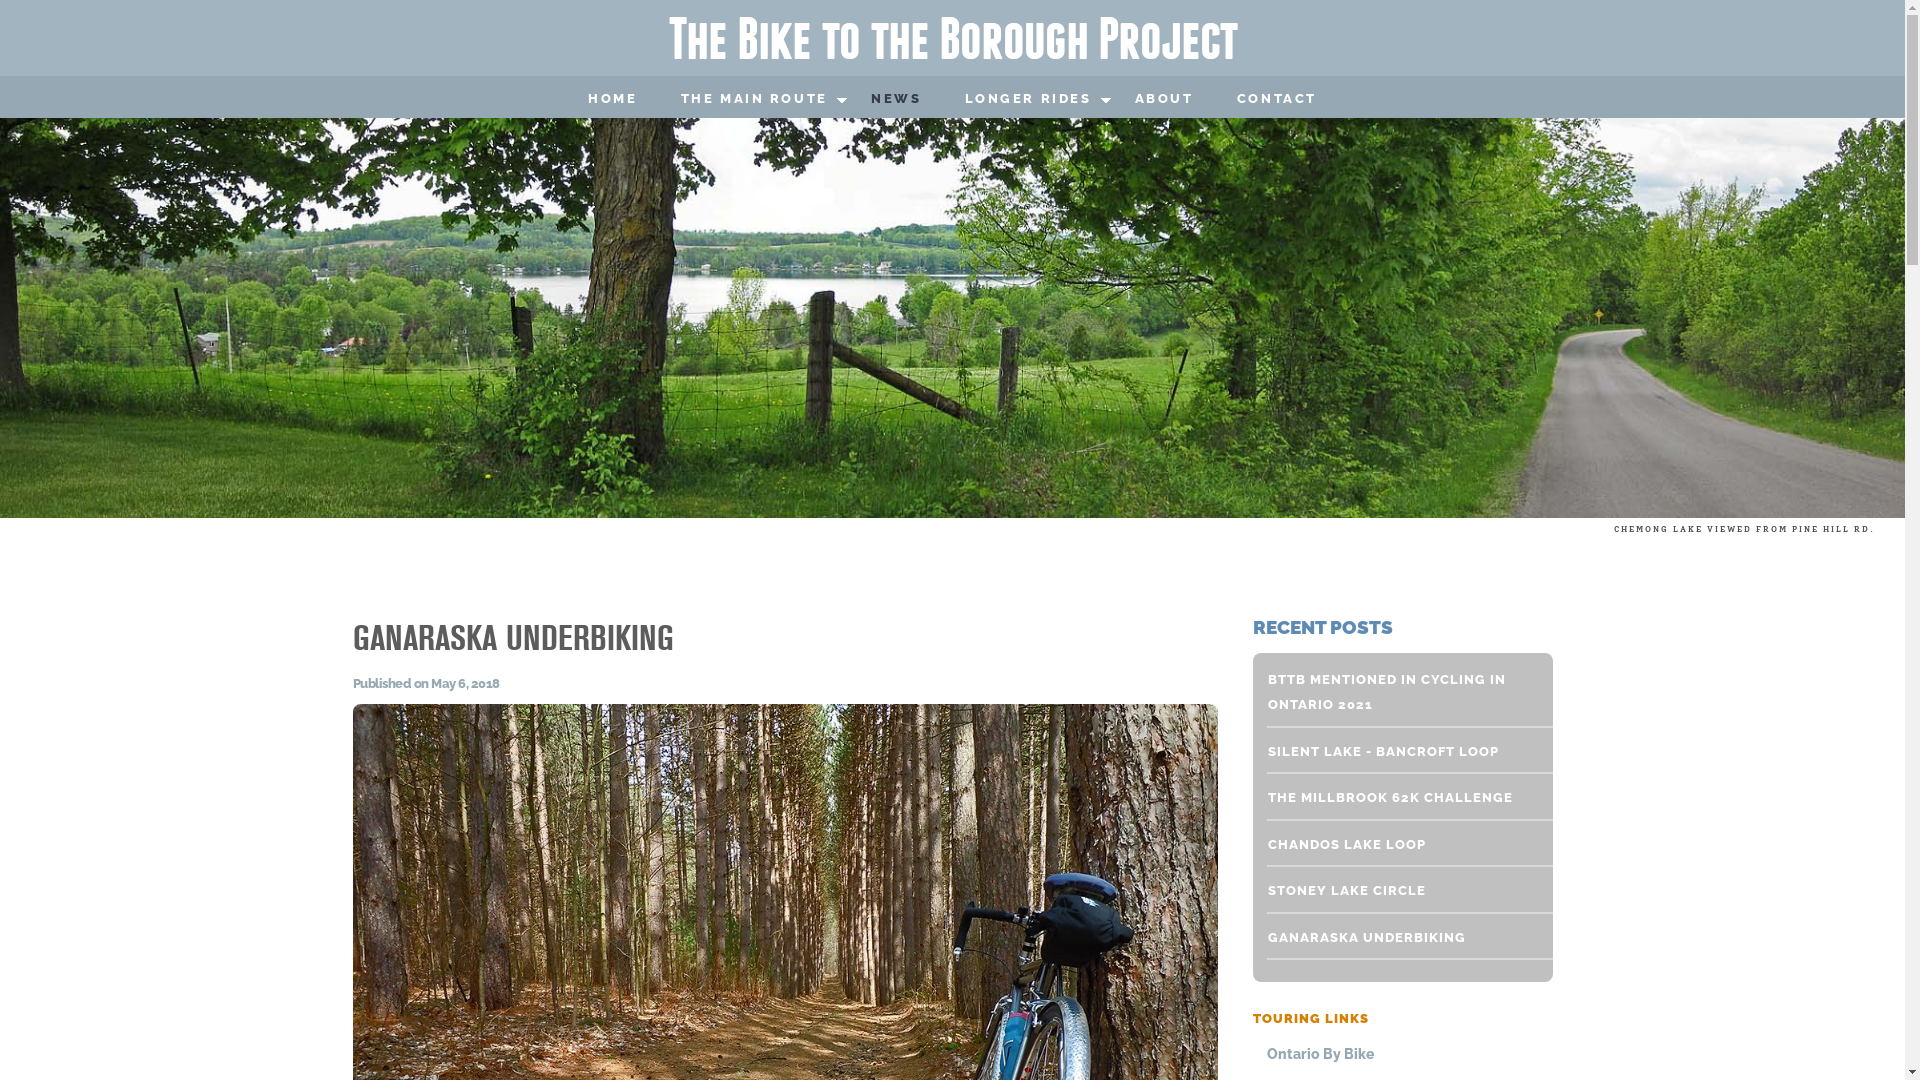 Image resolution: width=1920 pixels, height=1080 pixels. I want to click on 'CHANDOS LAKE LOOP', so click(1397, 844).